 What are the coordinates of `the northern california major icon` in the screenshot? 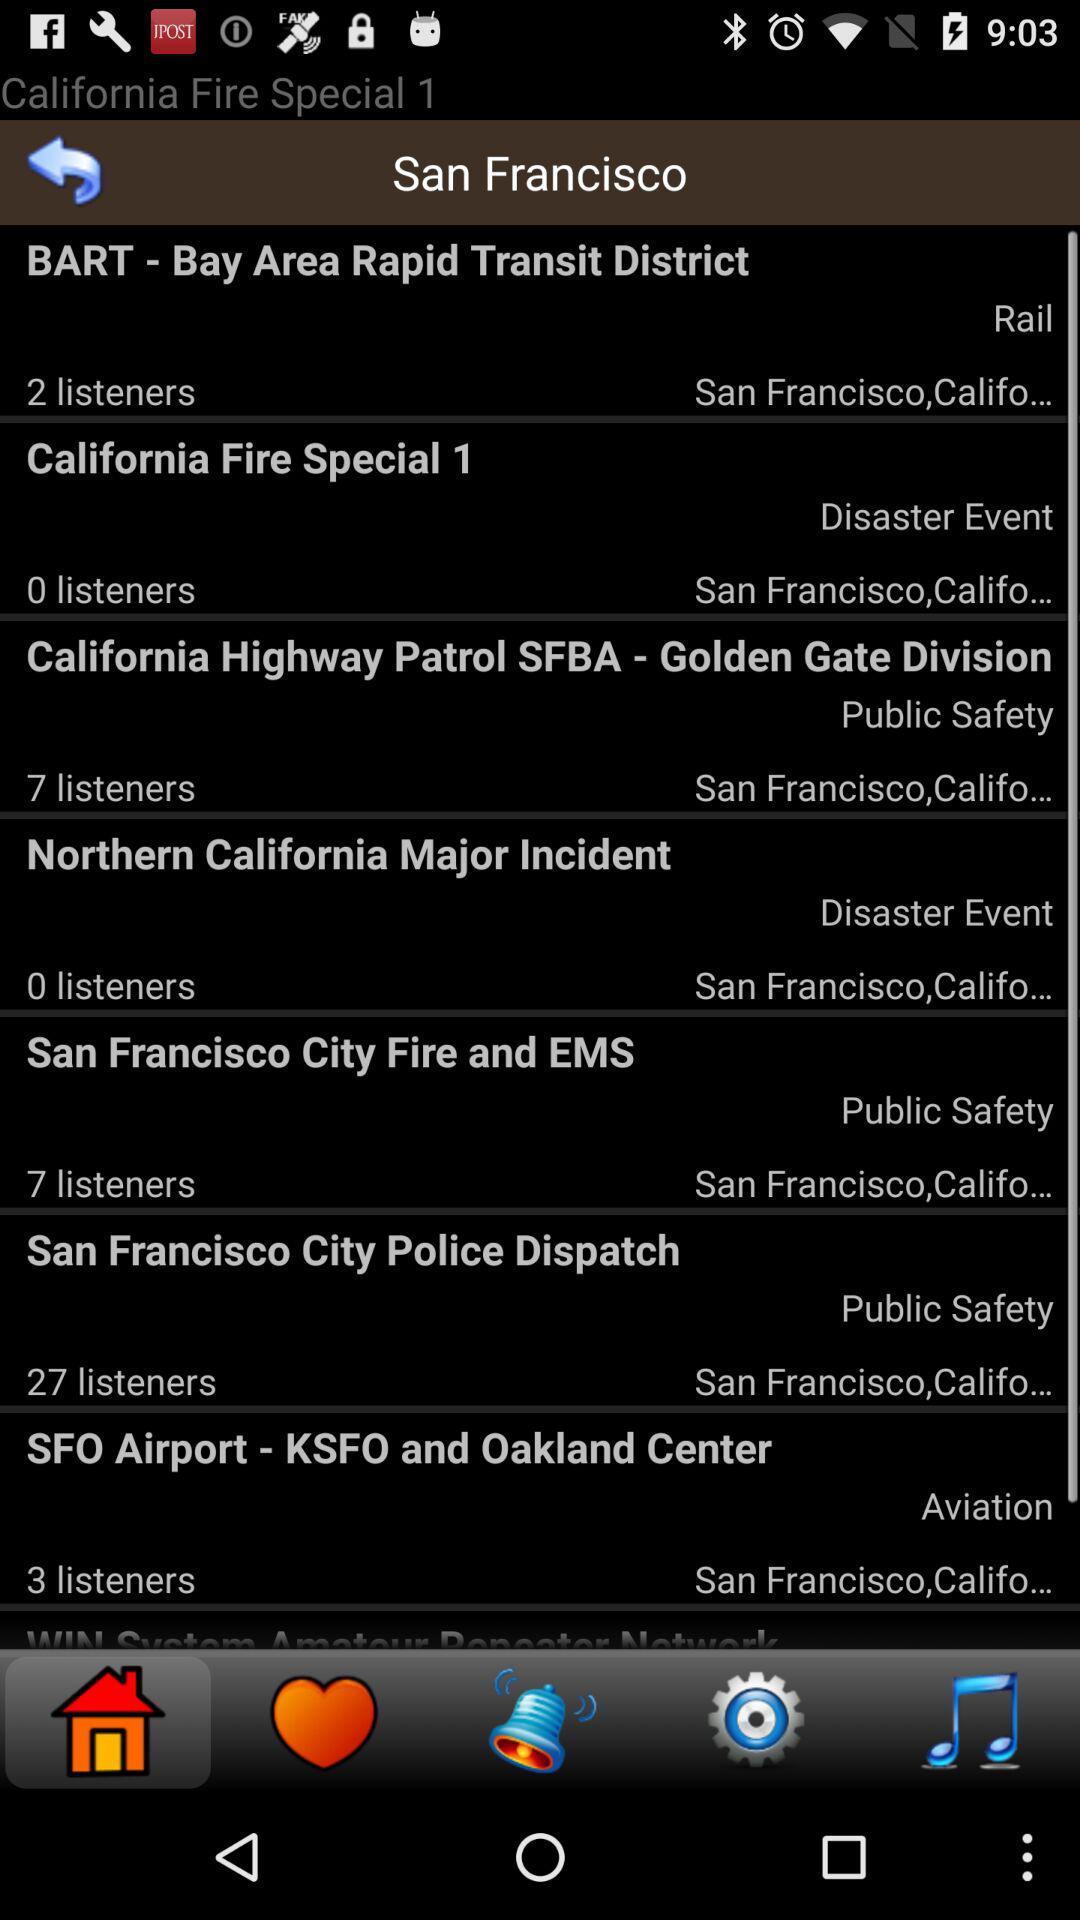 It's located at (540, 852).